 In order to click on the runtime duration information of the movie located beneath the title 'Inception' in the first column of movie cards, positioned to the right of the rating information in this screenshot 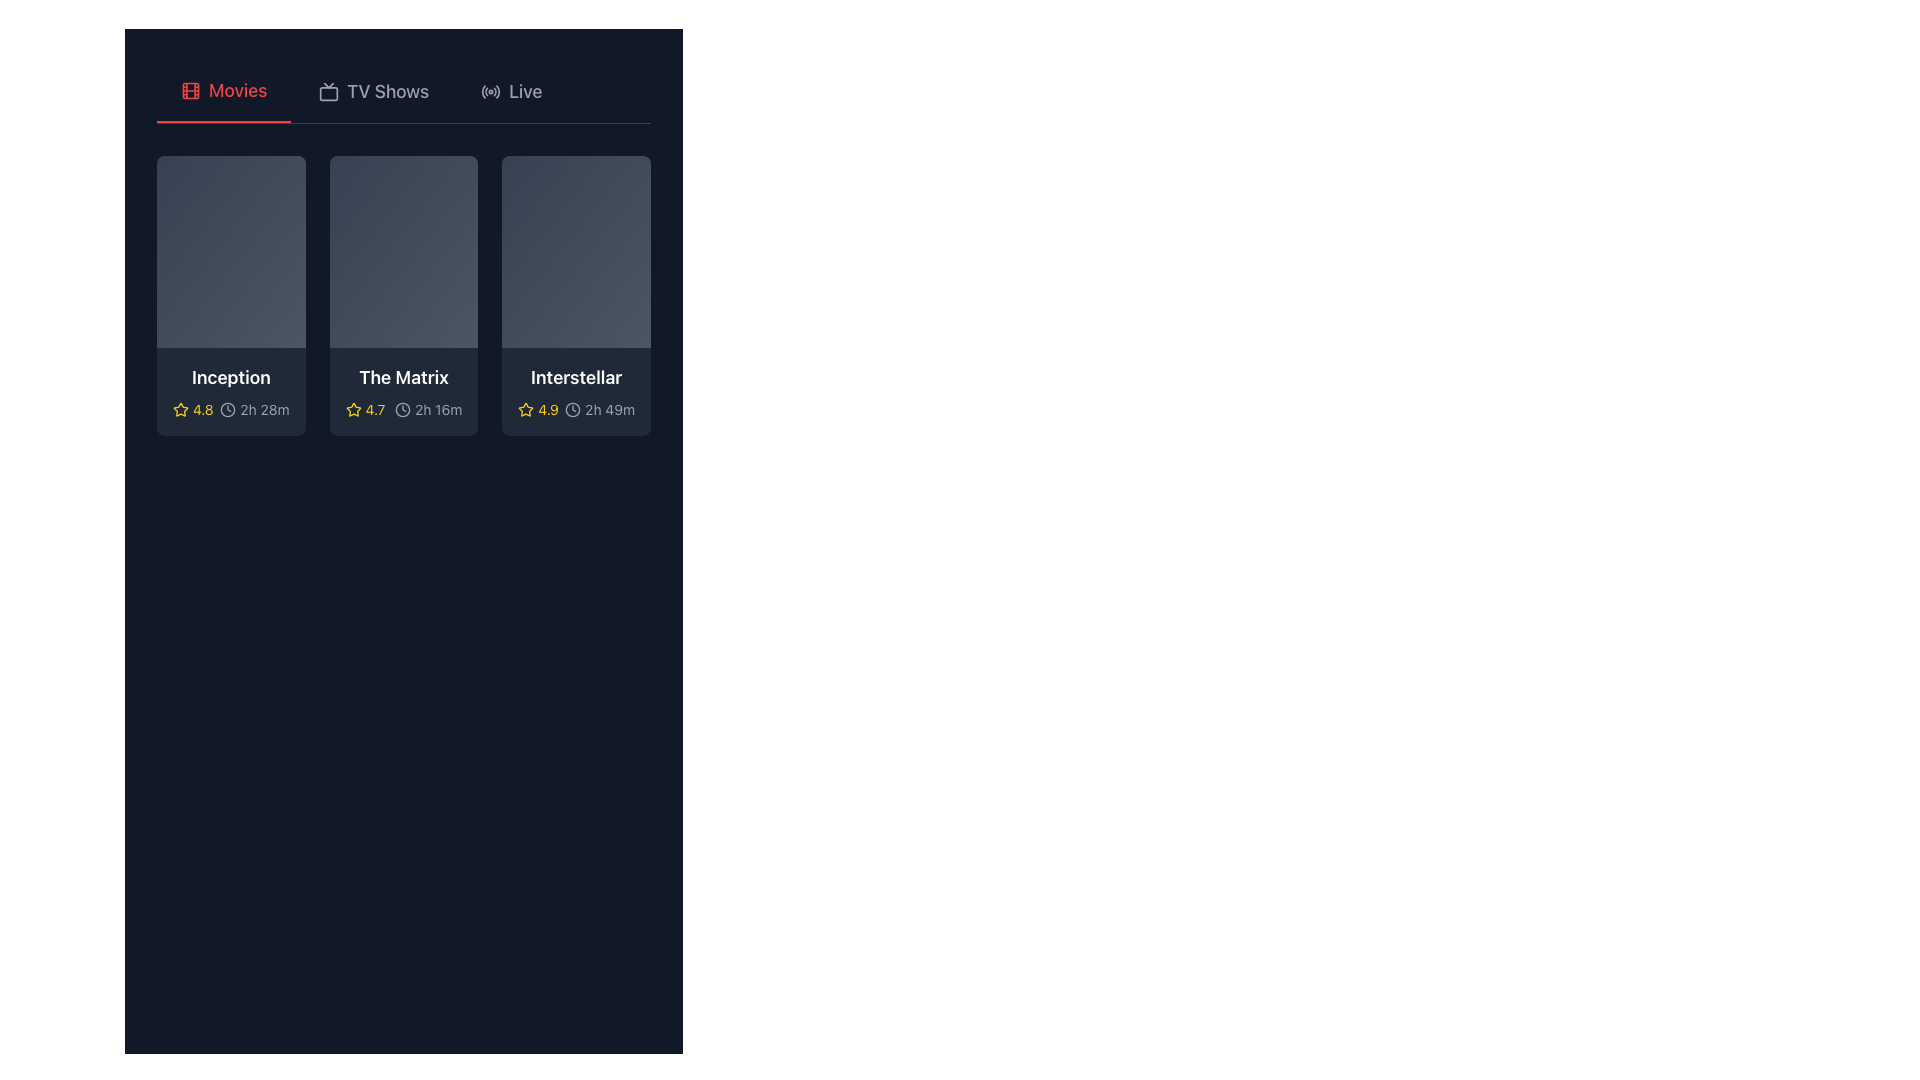, I will do `click(231, 408)`.